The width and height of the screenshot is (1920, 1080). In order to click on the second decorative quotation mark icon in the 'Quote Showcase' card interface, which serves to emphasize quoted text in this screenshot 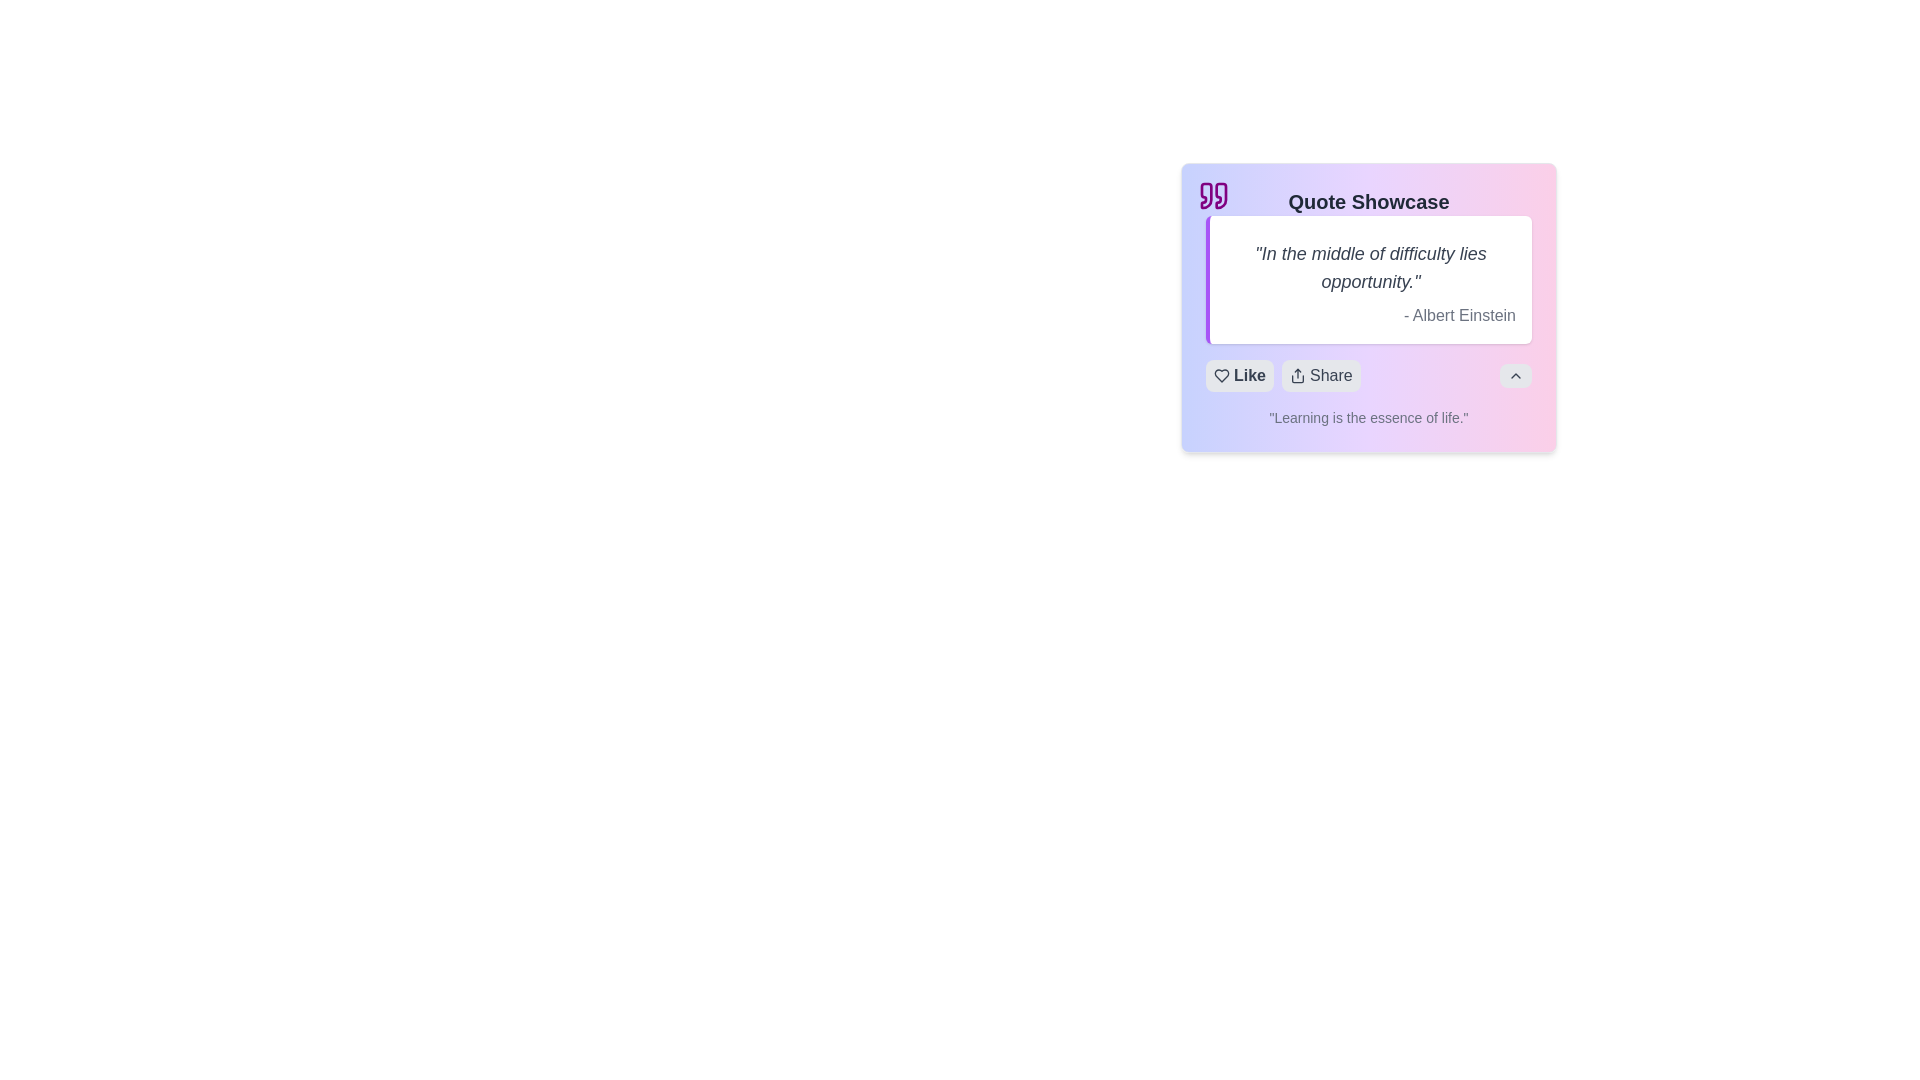, I will do `click(1220, 196)`.